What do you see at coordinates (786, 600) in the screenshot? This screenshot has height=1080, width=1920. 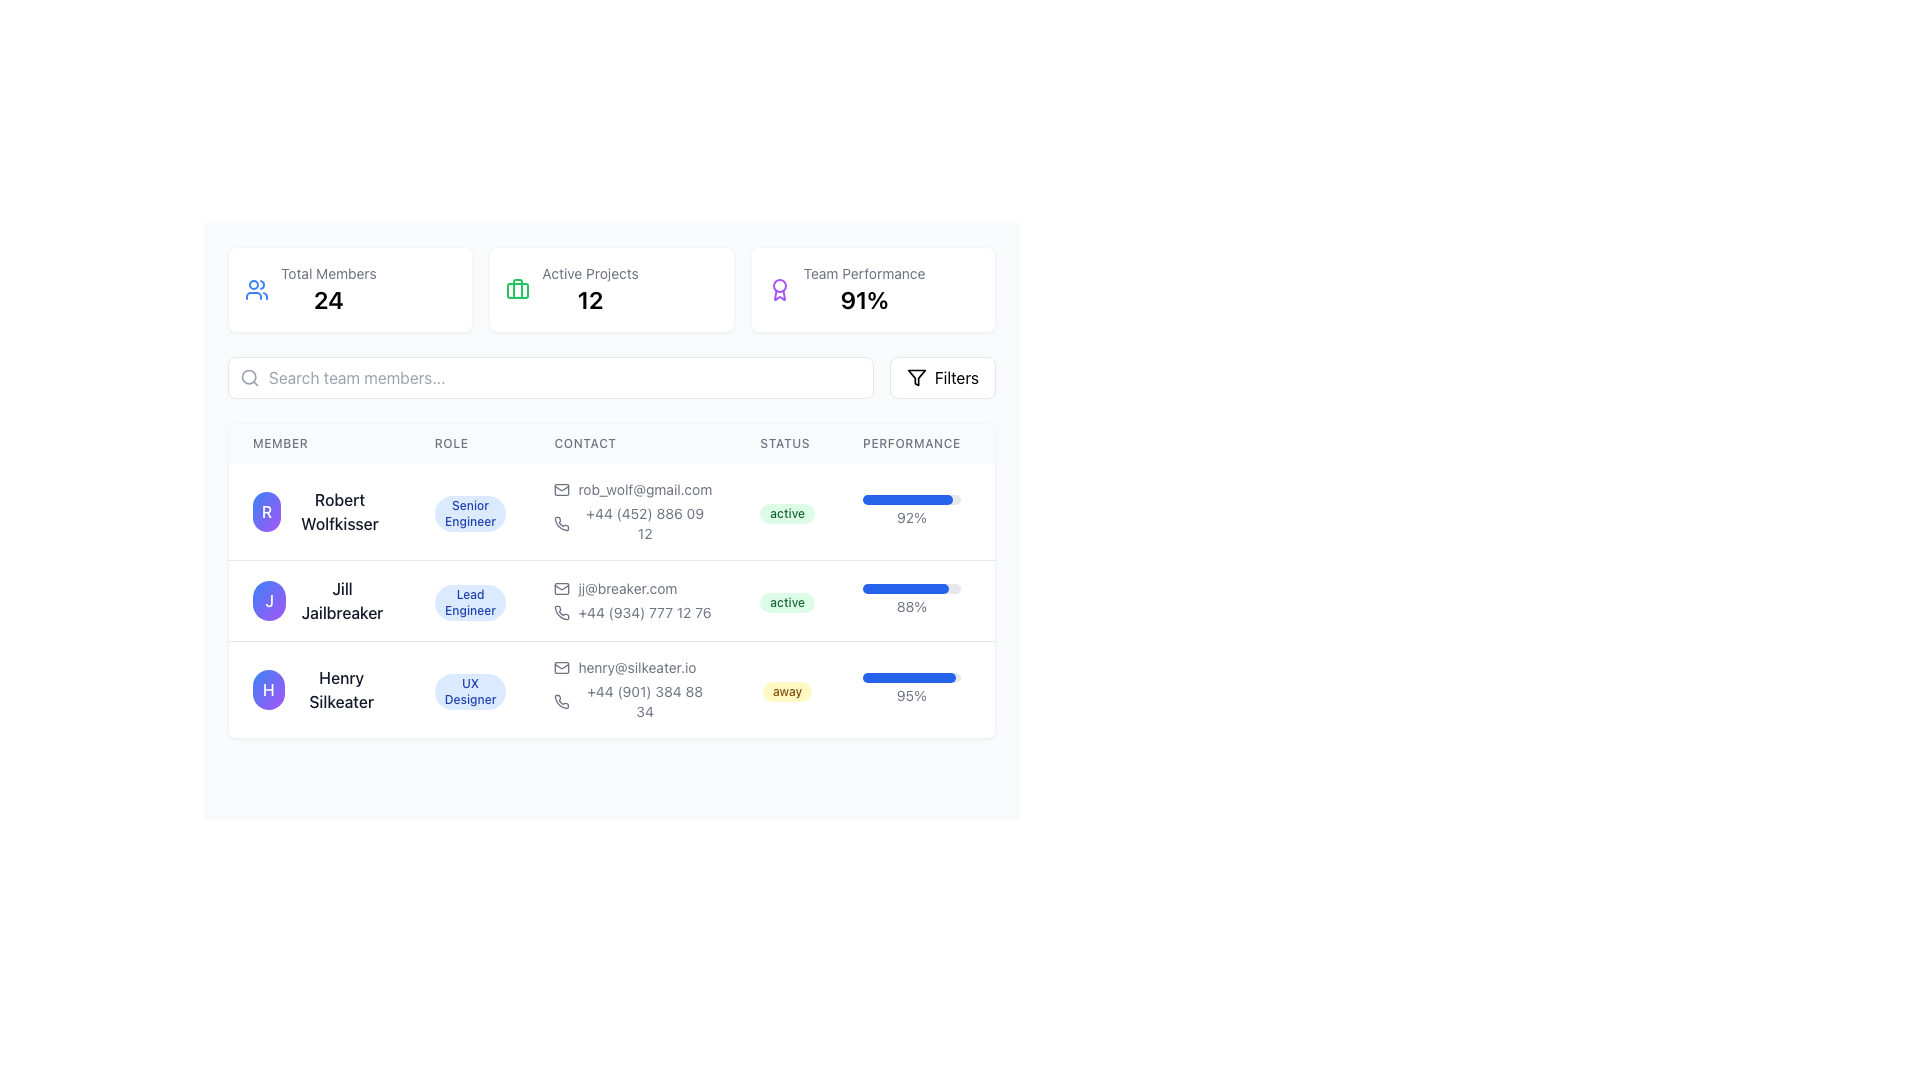 I see `status text from the green 'active' Status Tag located in the Status column of the second row in the table` at bounding box center [786, 600].